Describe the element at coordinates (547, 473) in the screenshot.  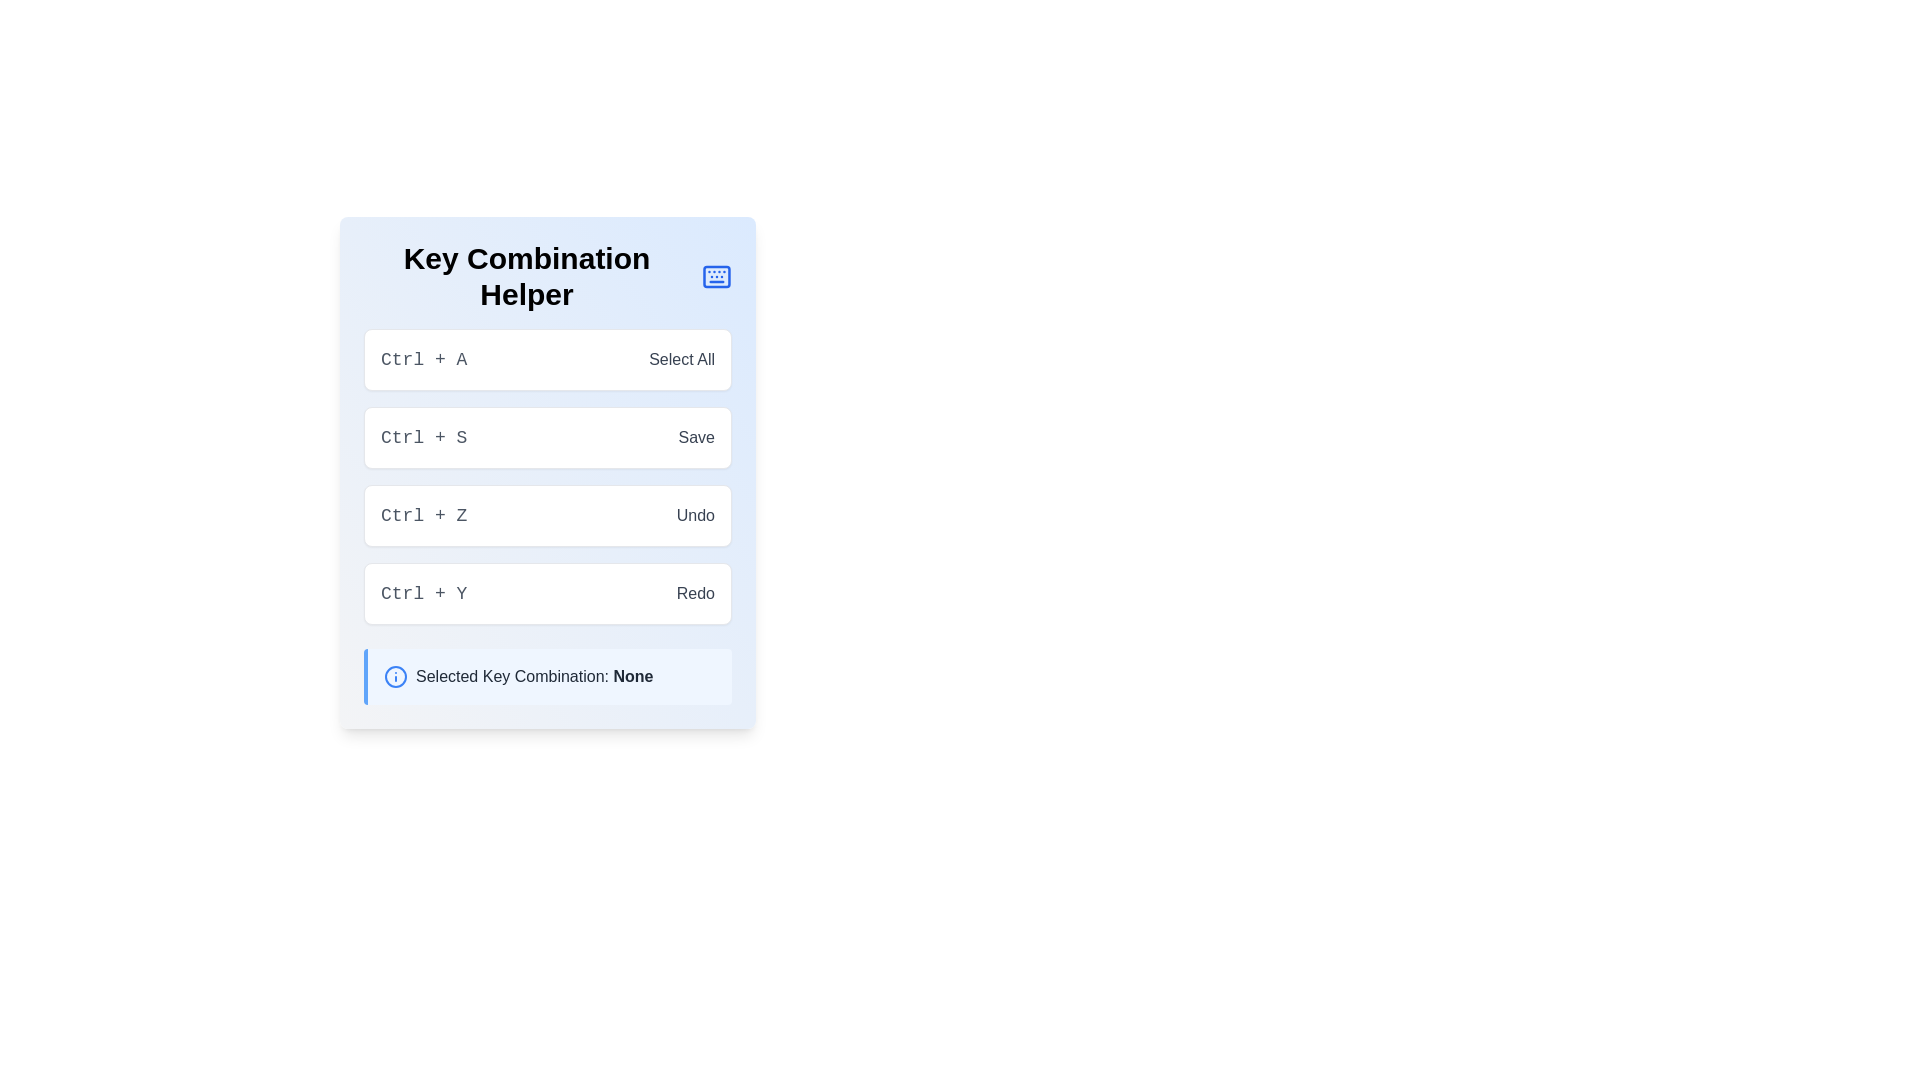
I see `the Informational display panel that provides a structured list of key combinations and their descriptions, located beneath the 'Key Combination Helper' title and above the footer displaying 'Selected Key Combination: None'` at that location.